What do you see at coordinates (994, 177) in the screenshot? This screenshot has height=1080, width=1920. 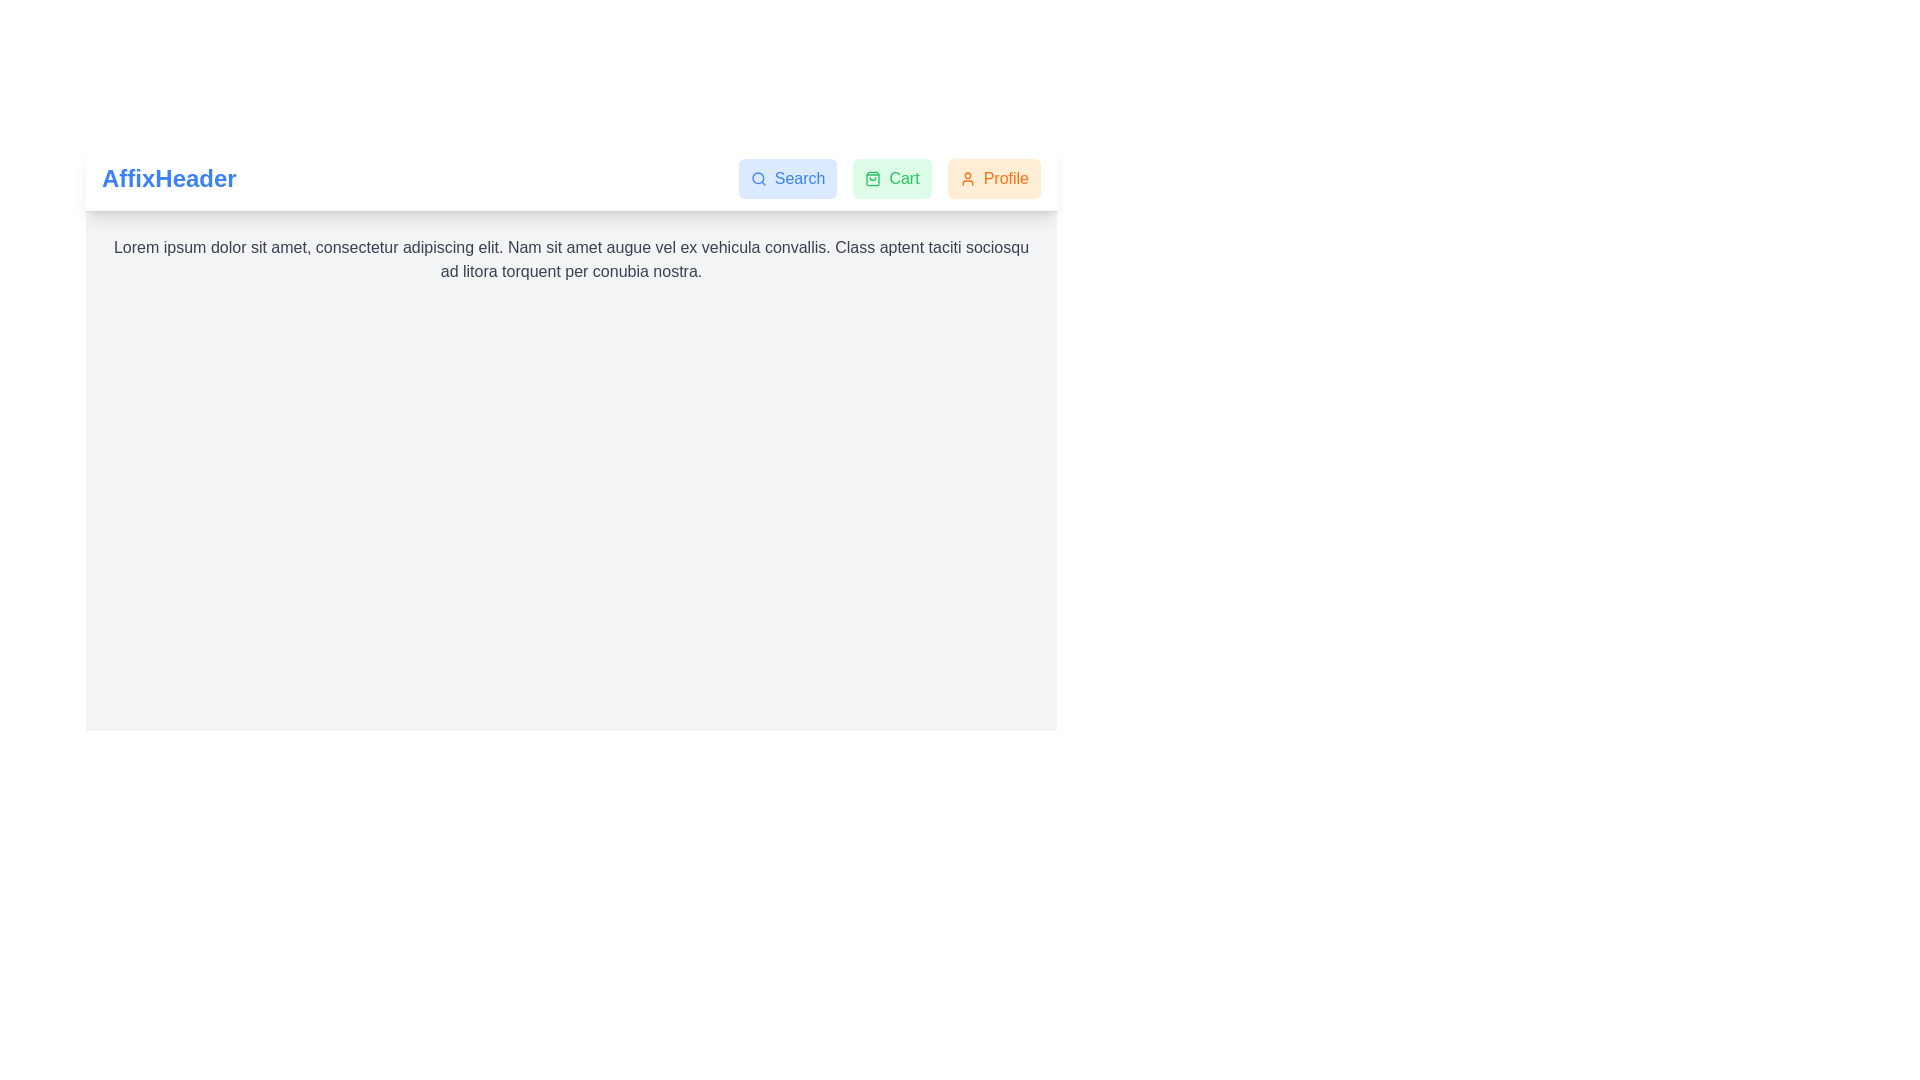 I see `the profile button located in the header section, which is the rightmost button in a sequence of interactive options` at bounding box center [994, 177].